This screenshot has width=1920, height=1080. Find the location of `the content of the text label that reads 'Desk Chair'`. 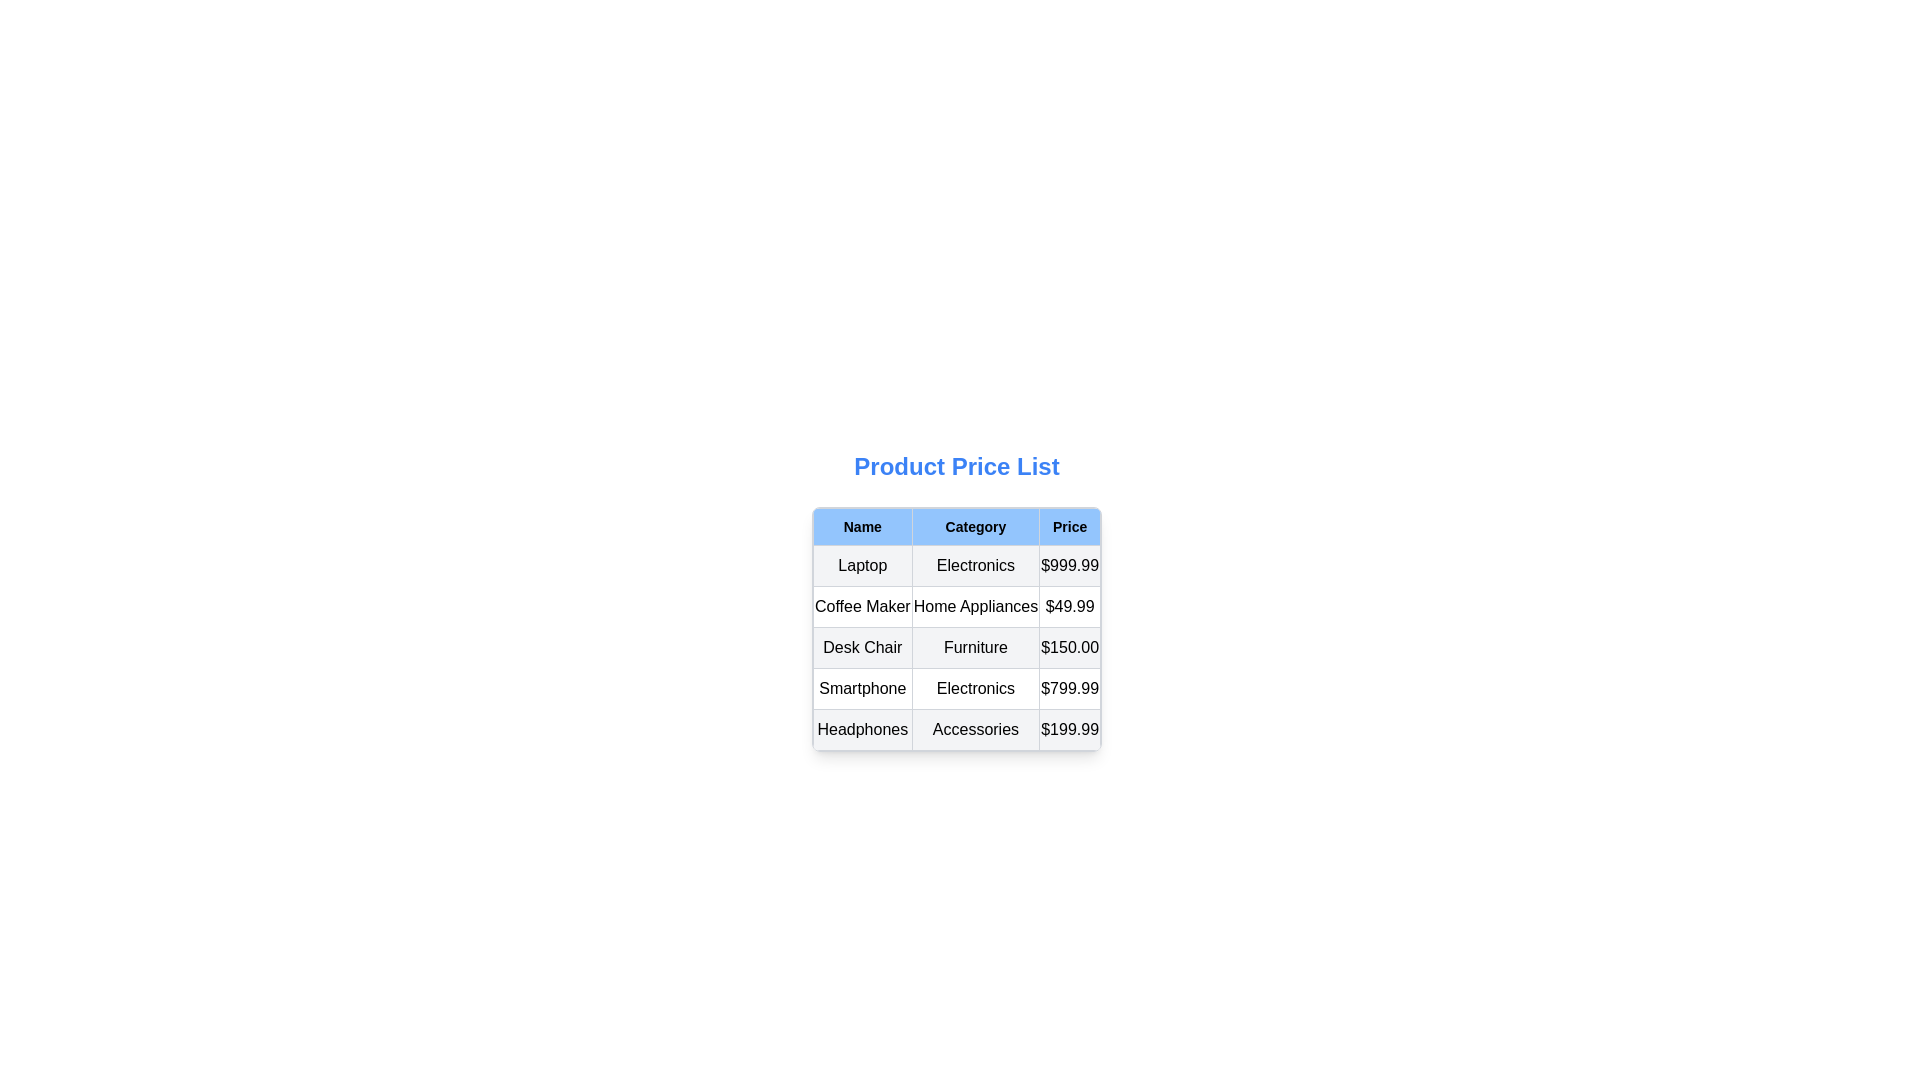

the content of the text label that reads 'Desk Chair' is located at coordinates (862, 648).